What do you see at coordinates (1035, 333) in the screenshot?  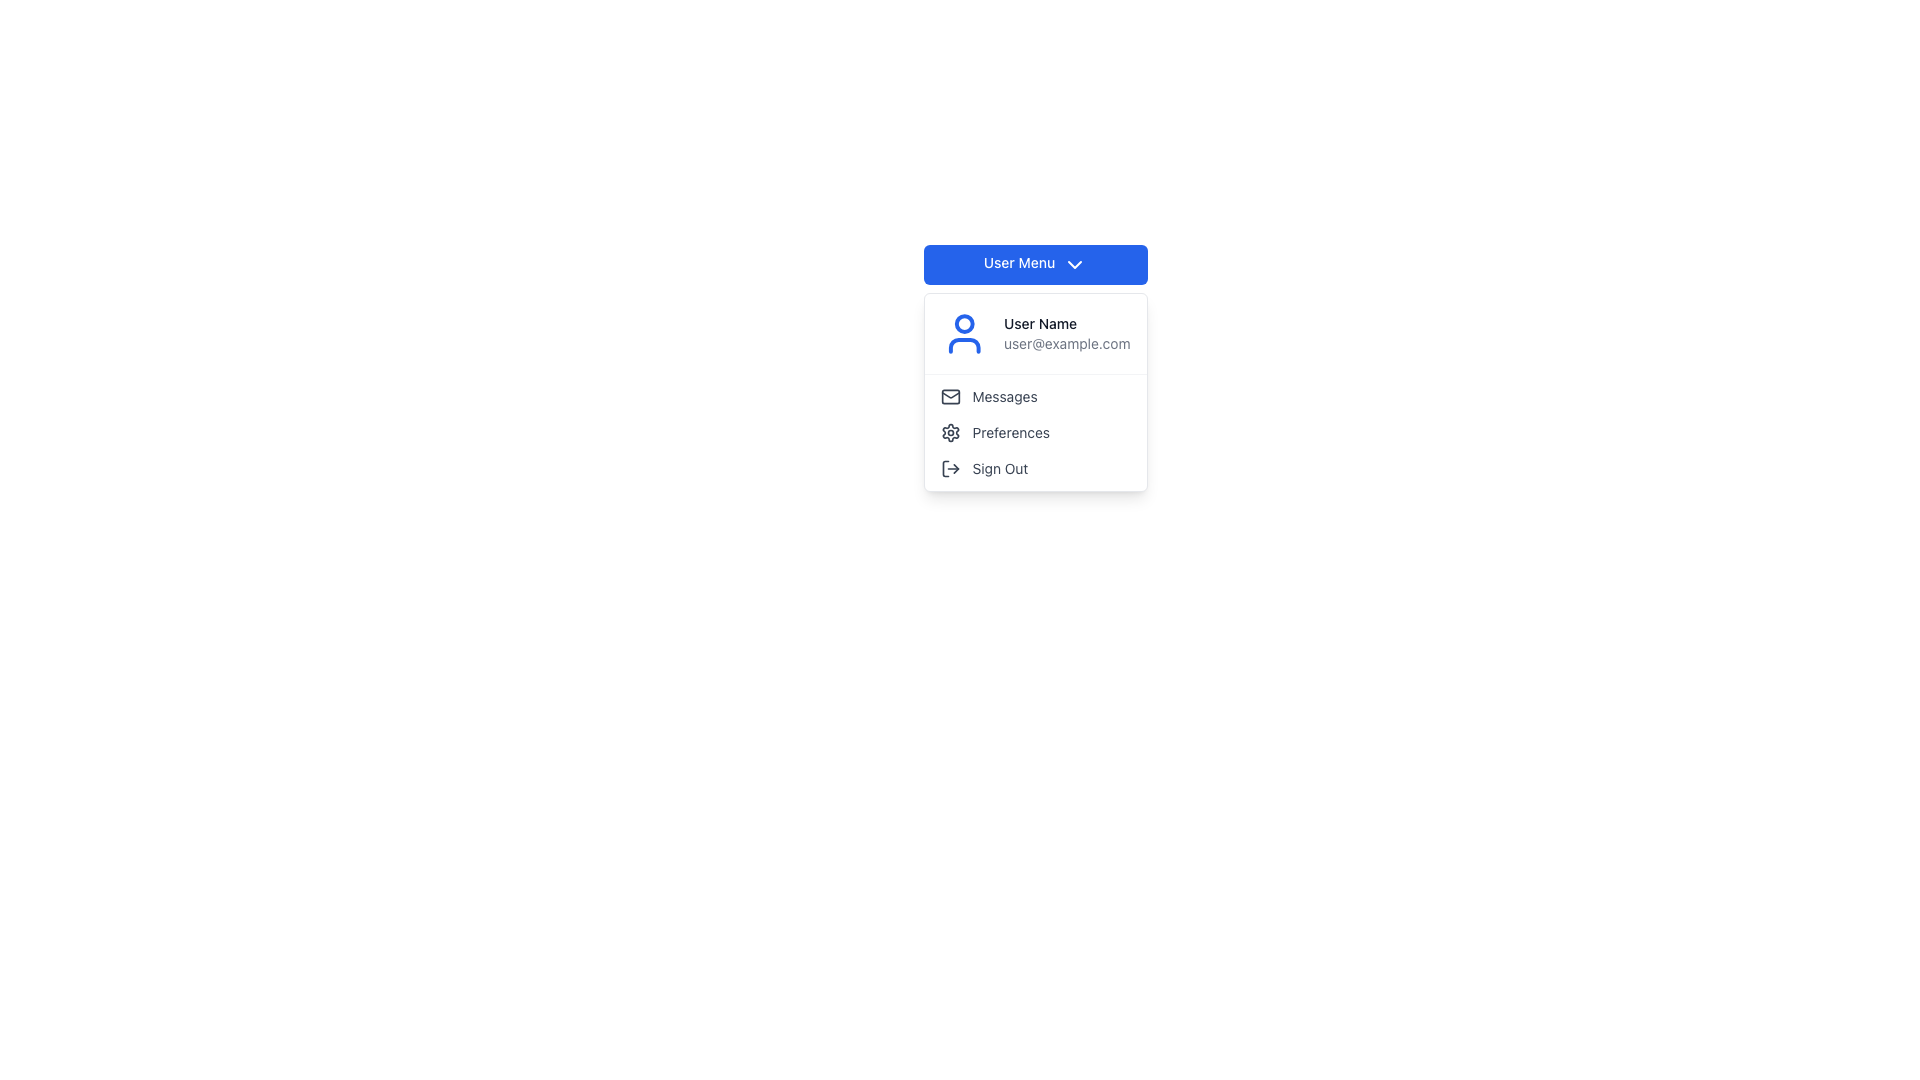 I see `the User Profile Section located below the 'User Menu' header` at bounding box center [1035, 333].